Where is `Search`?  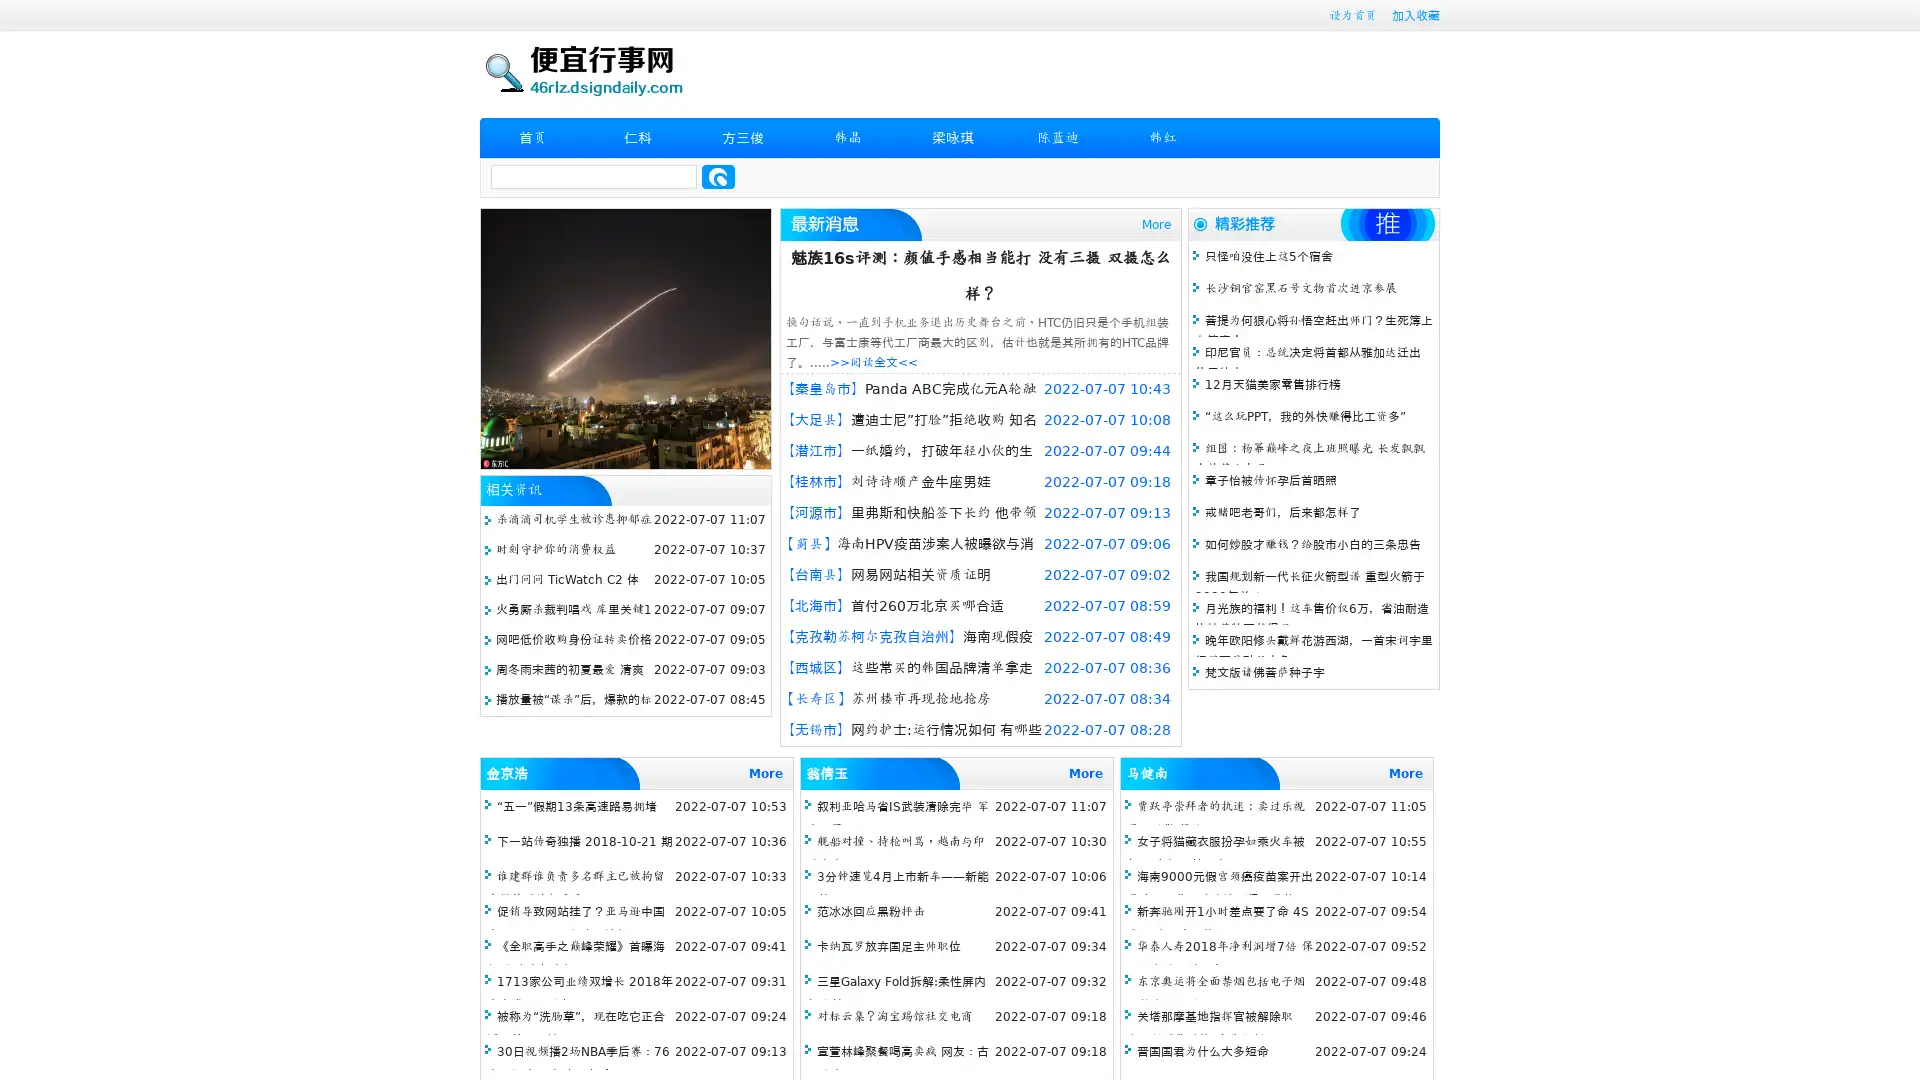 Search is located at coordinates (718, 176).